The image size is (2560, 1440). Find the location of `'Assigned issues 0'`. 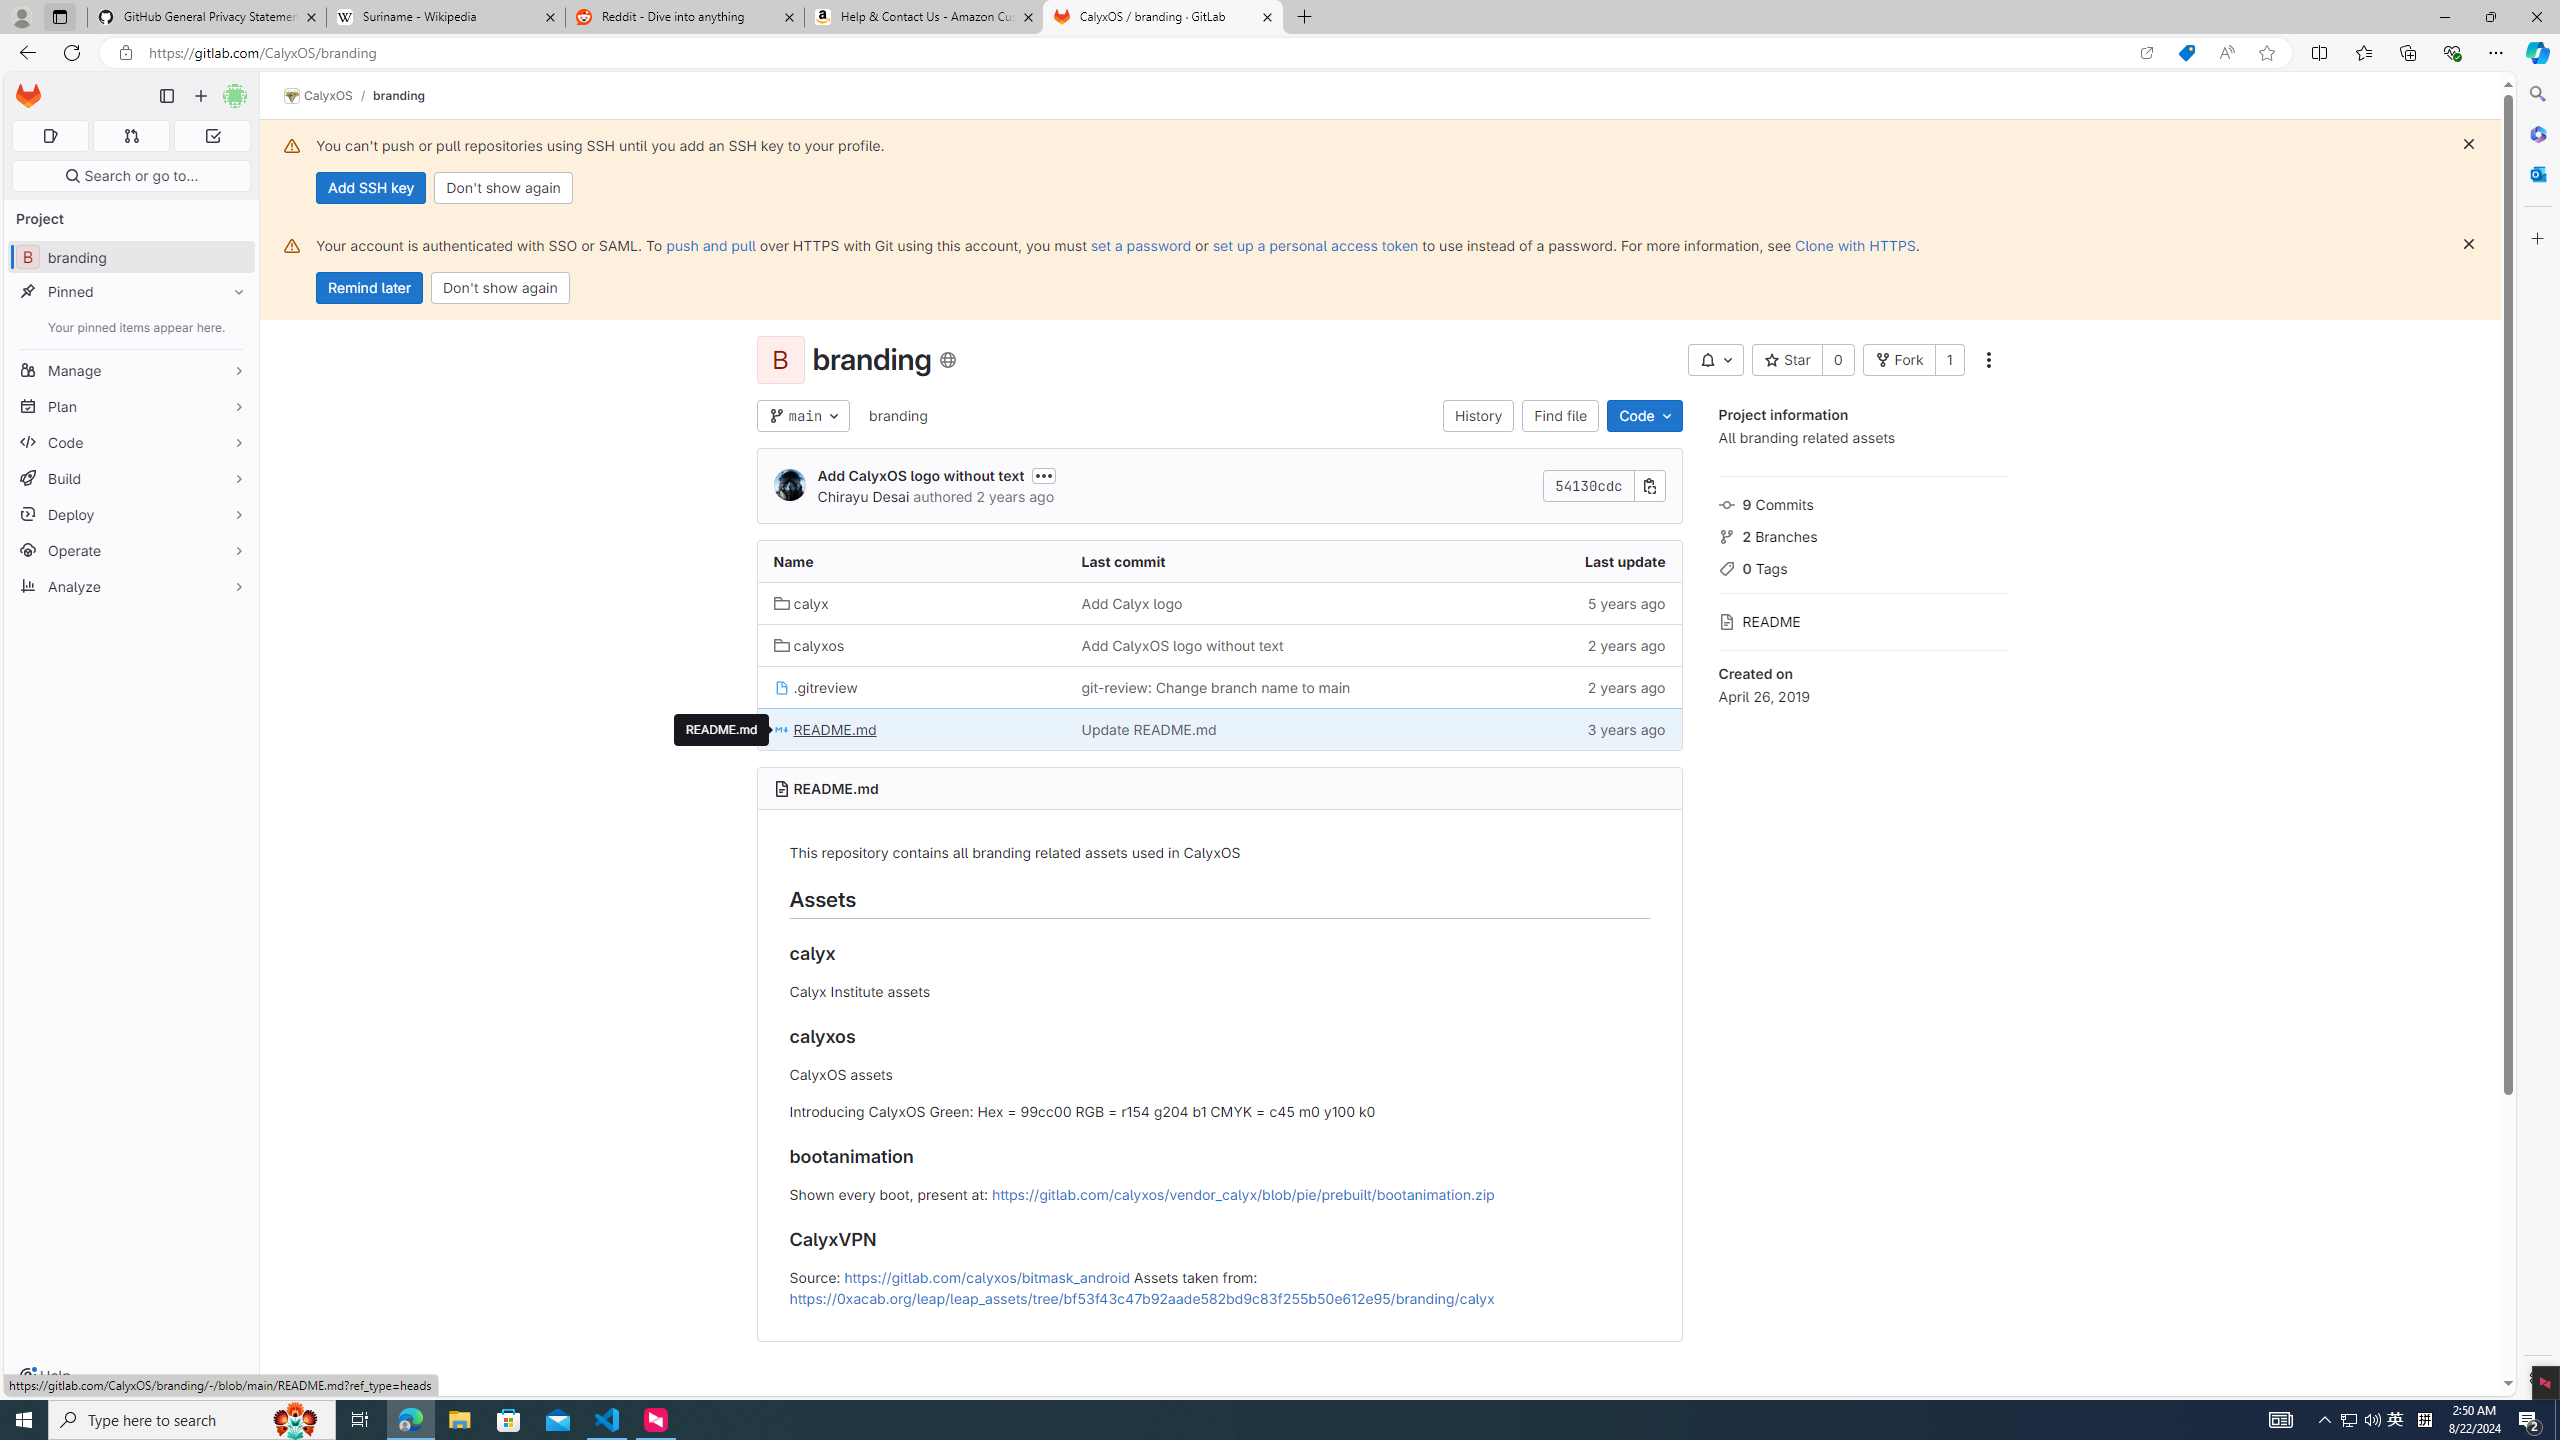

'Assigned issues 0' is located at coordinates (50, 135).